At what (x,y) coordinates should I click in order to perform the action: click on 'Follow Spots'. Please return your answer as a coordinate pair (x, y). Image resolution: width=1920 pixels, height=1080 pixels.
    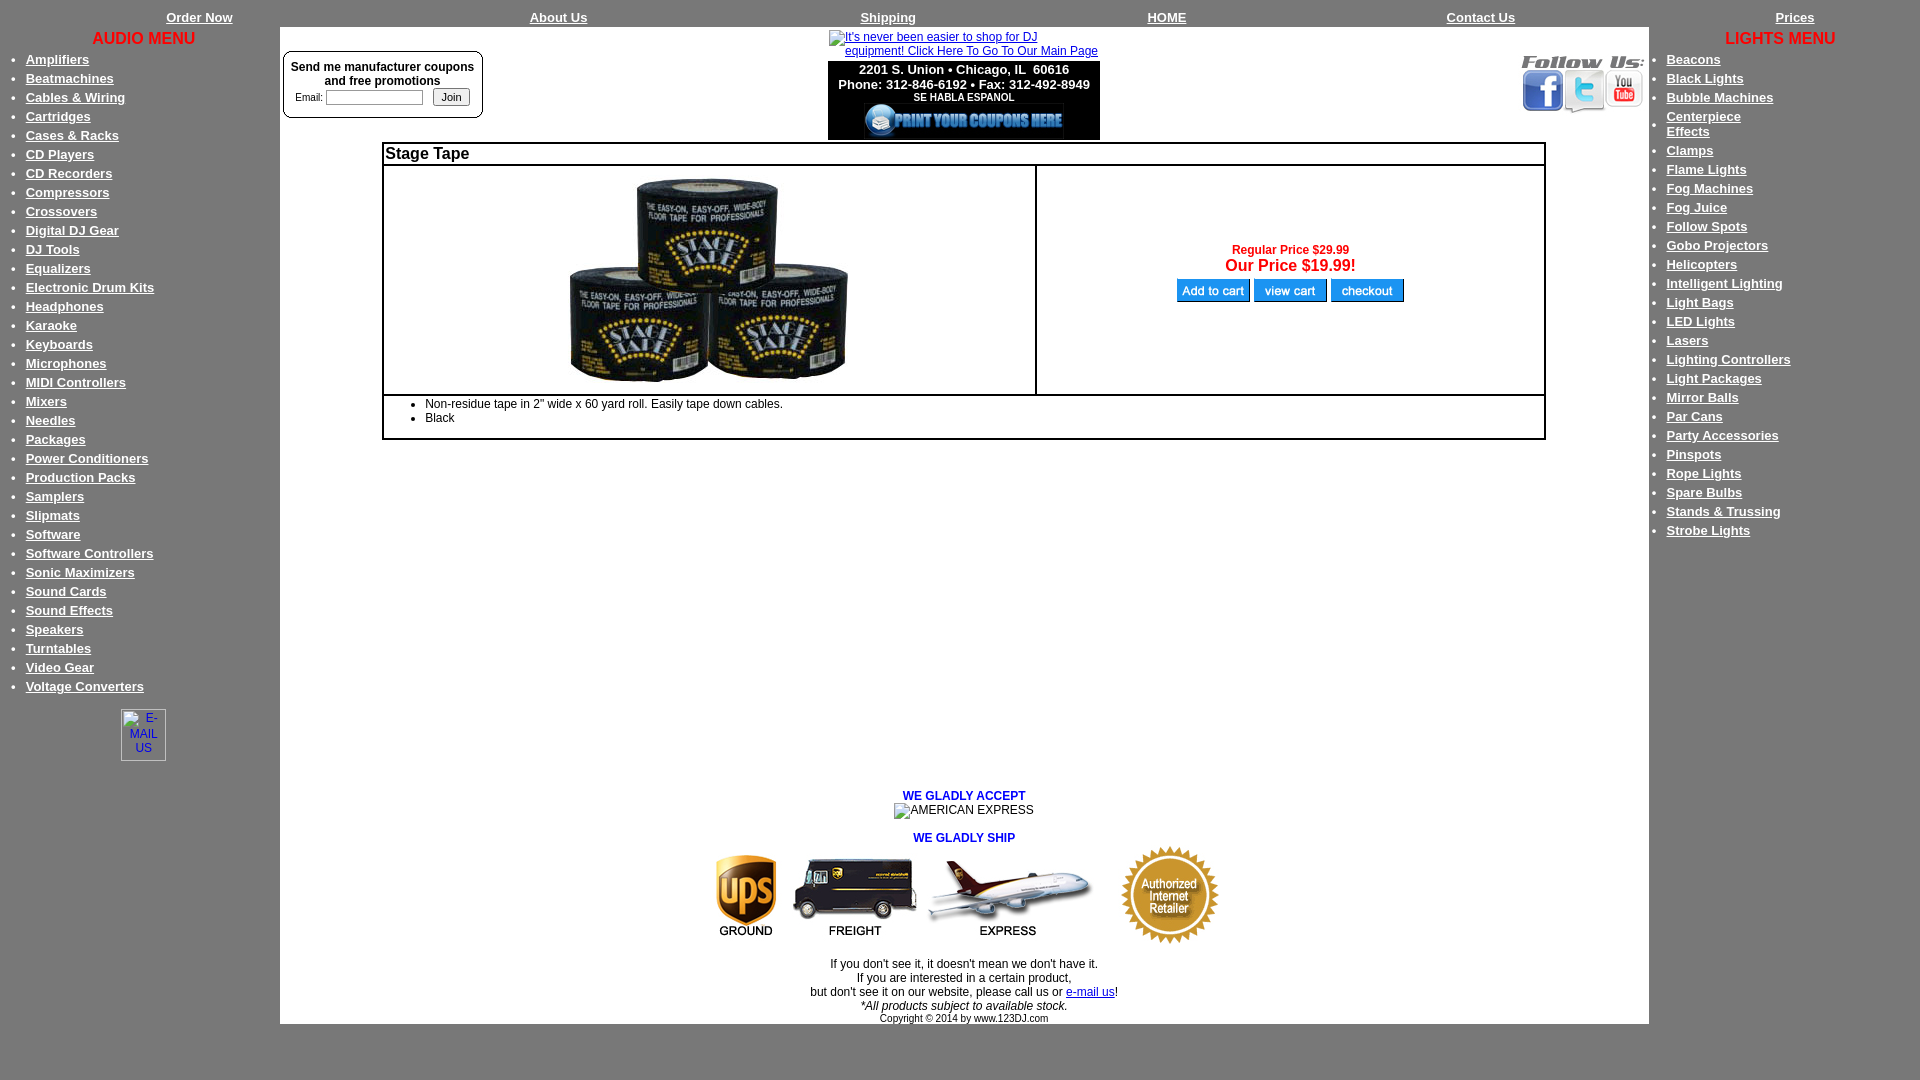
    Looking at the image, I should click on (1705, 225).